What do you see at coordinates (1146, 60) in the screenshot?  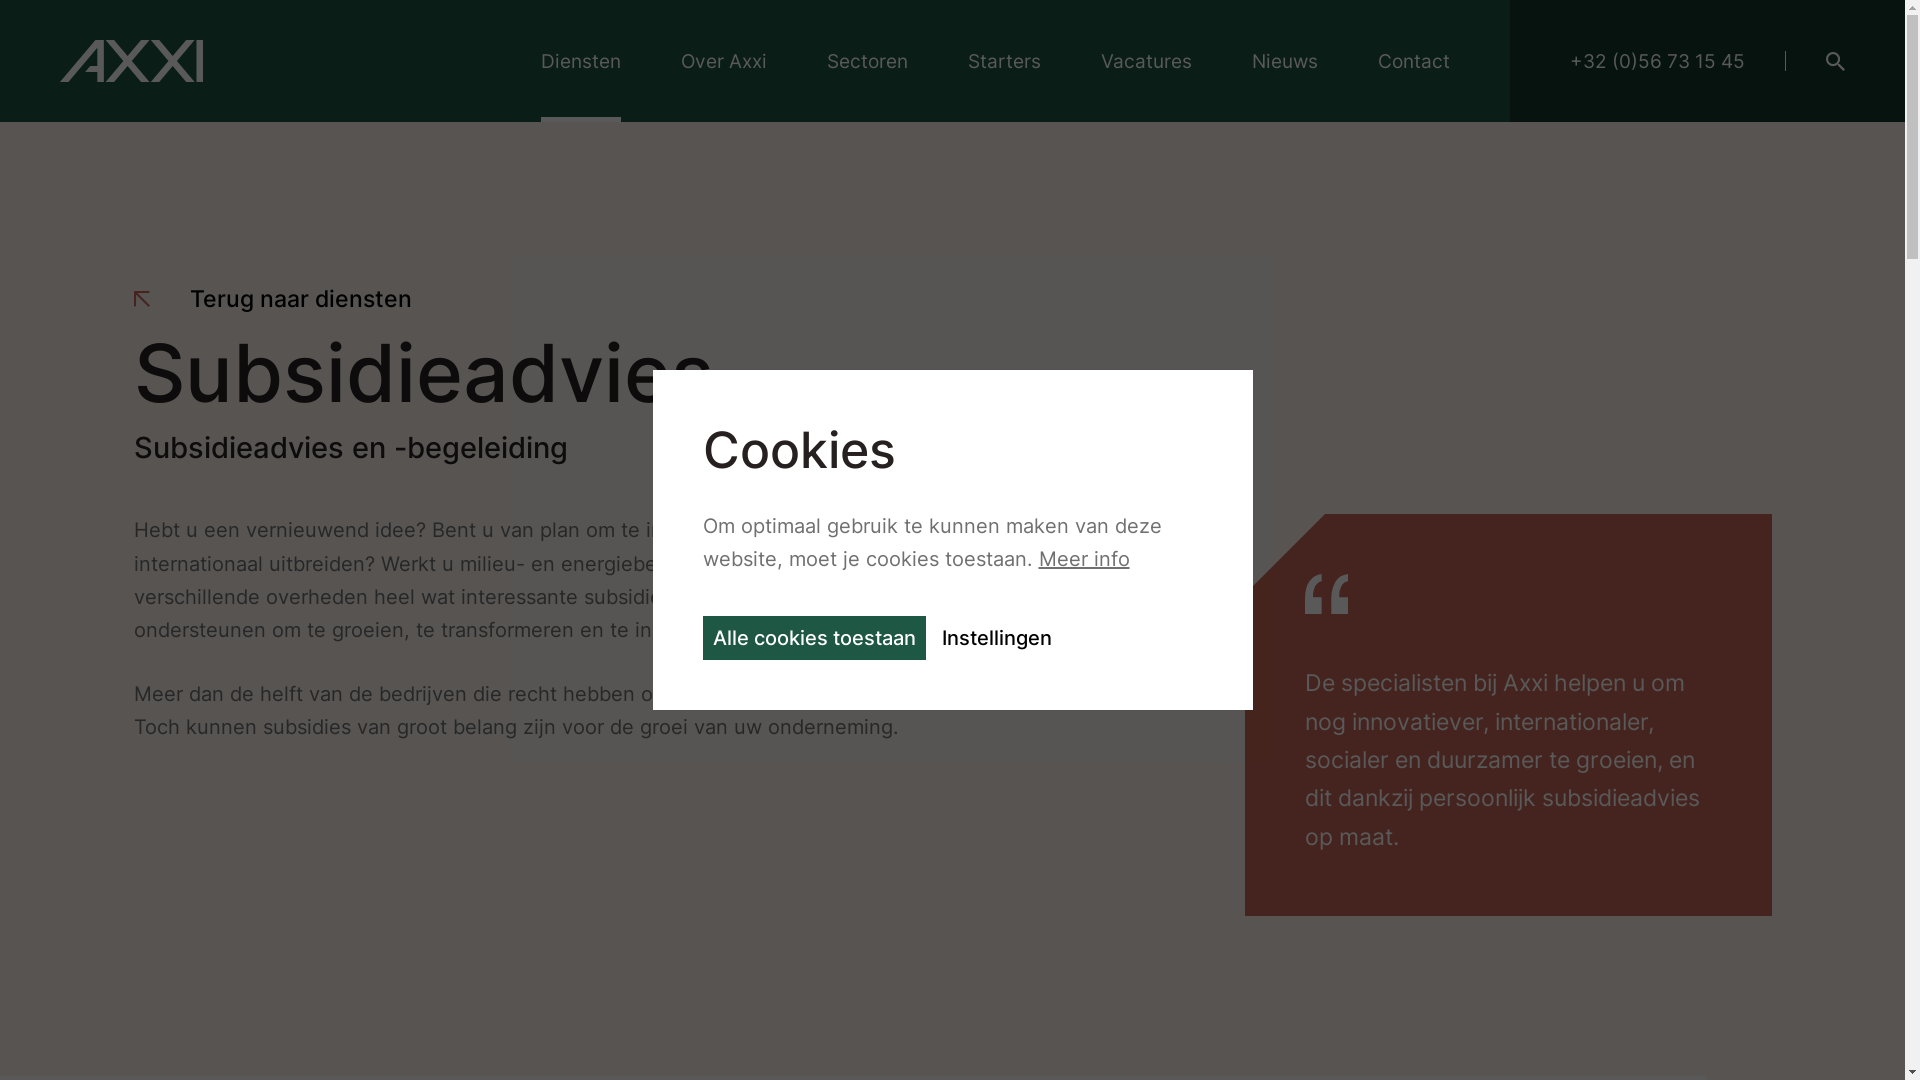 I see `'Vacatures'` at bounding box center [1146, 60].